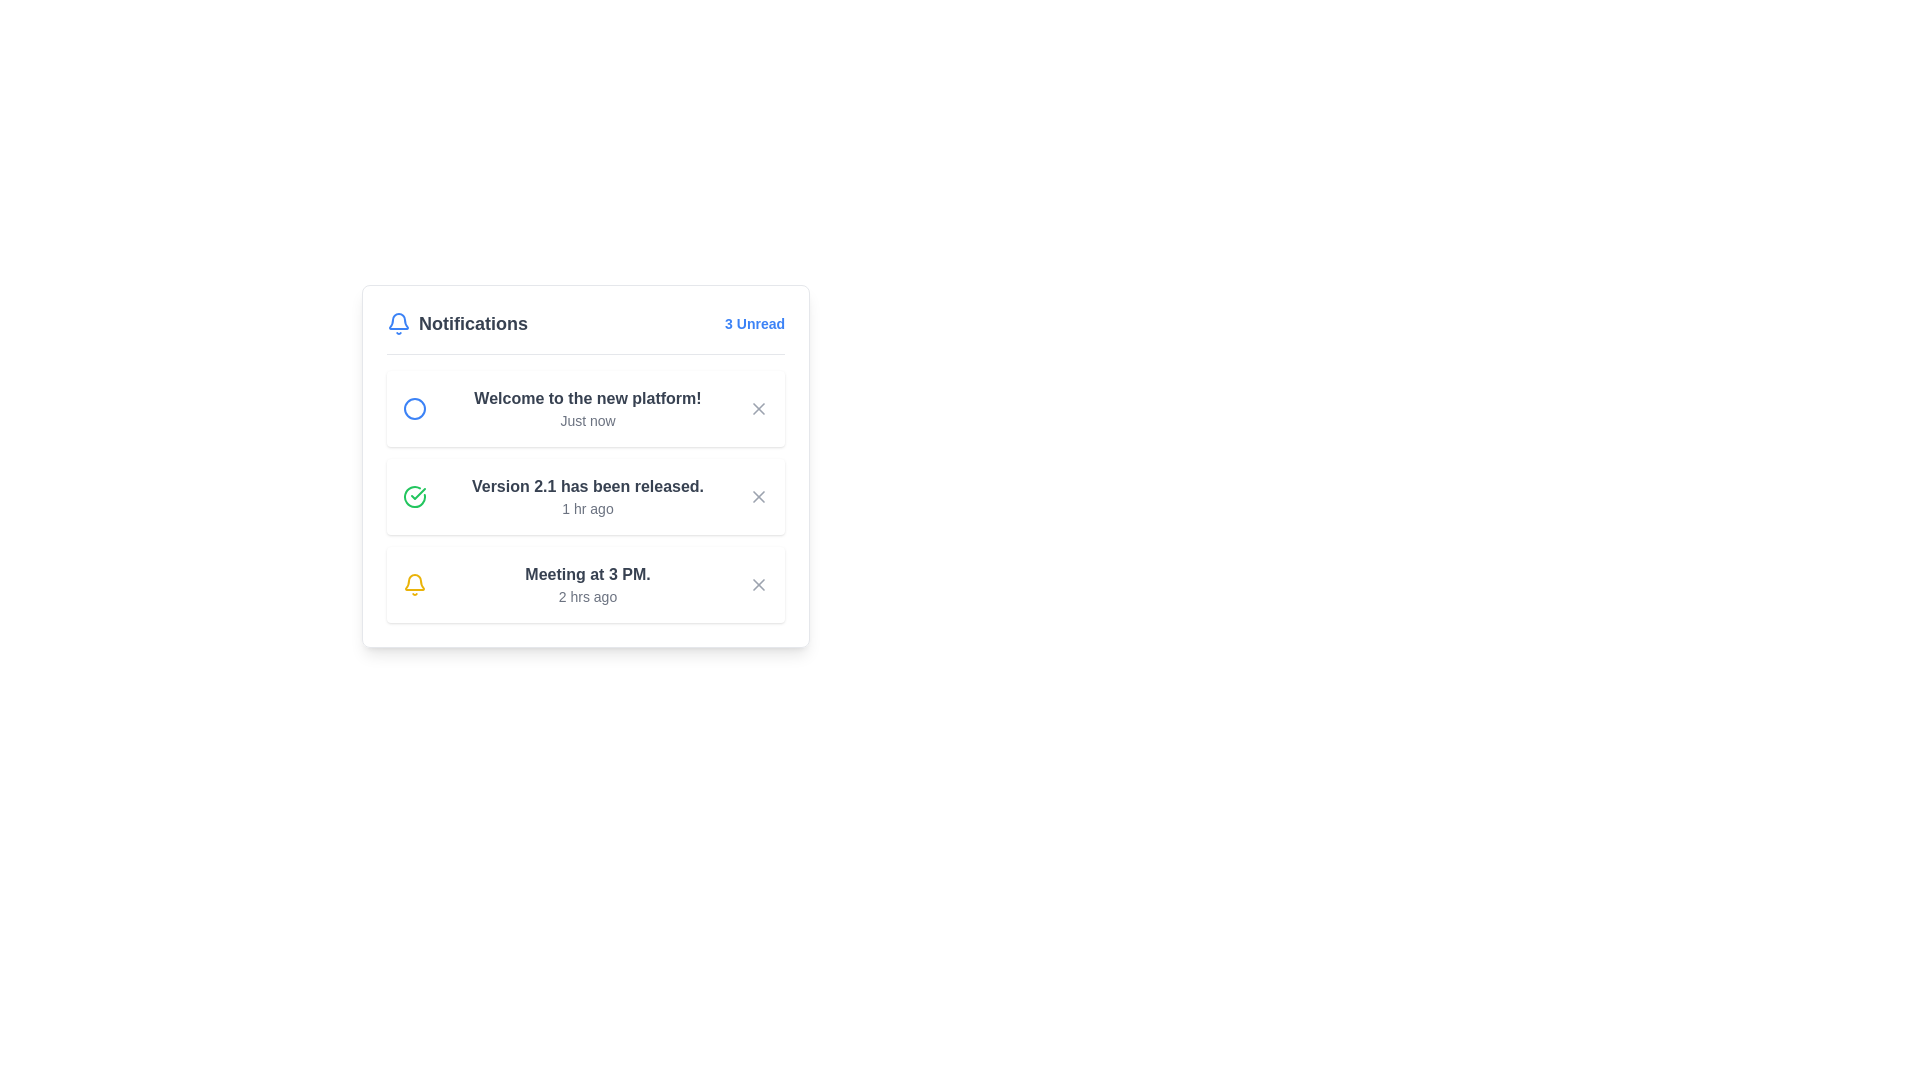  I want to click on the text label displaying '2 hrs ago', which is located beneath the 'Meeting at 3 PM.' text within a notification card, so click(587, 596).